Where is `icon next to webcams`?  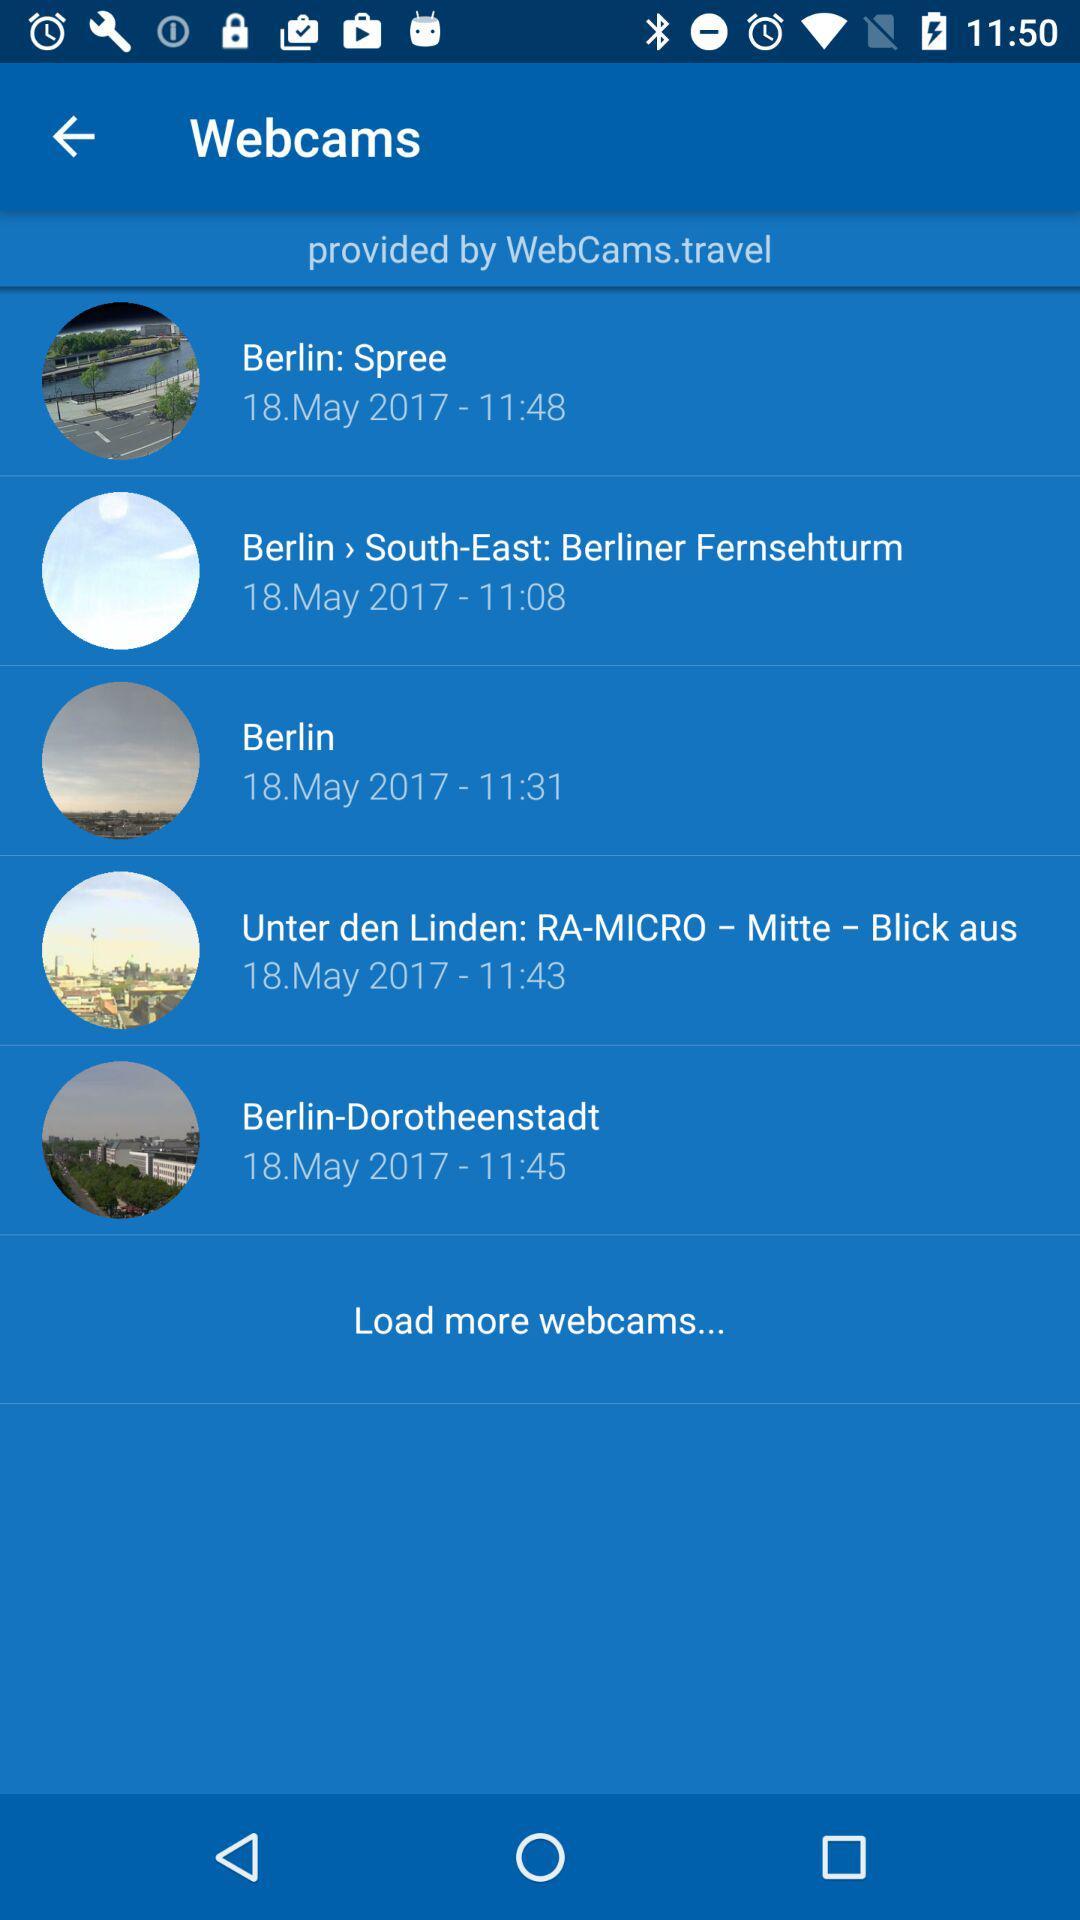 icon next to webcams is located at coordinates (72, 135).